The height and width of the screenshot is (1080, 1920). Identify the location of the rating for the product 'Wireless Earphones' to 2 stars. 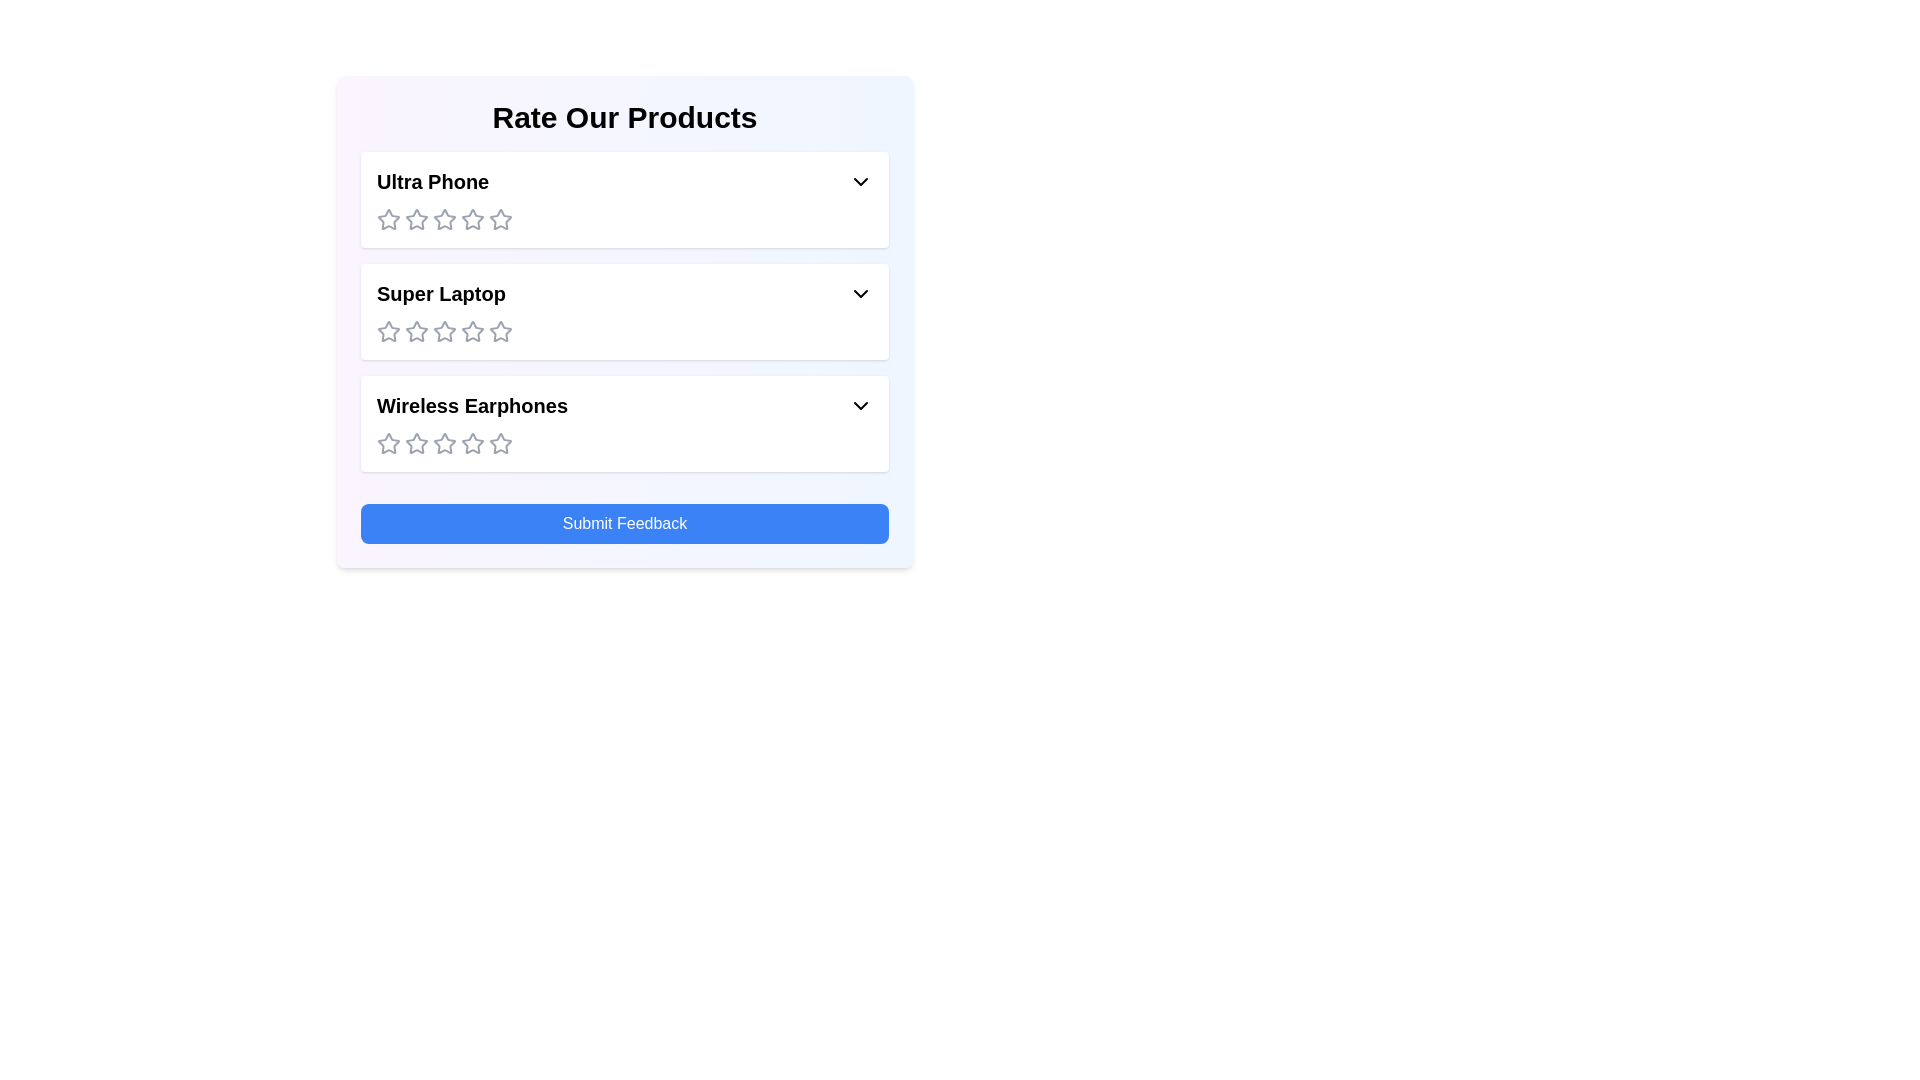
(416, 442).